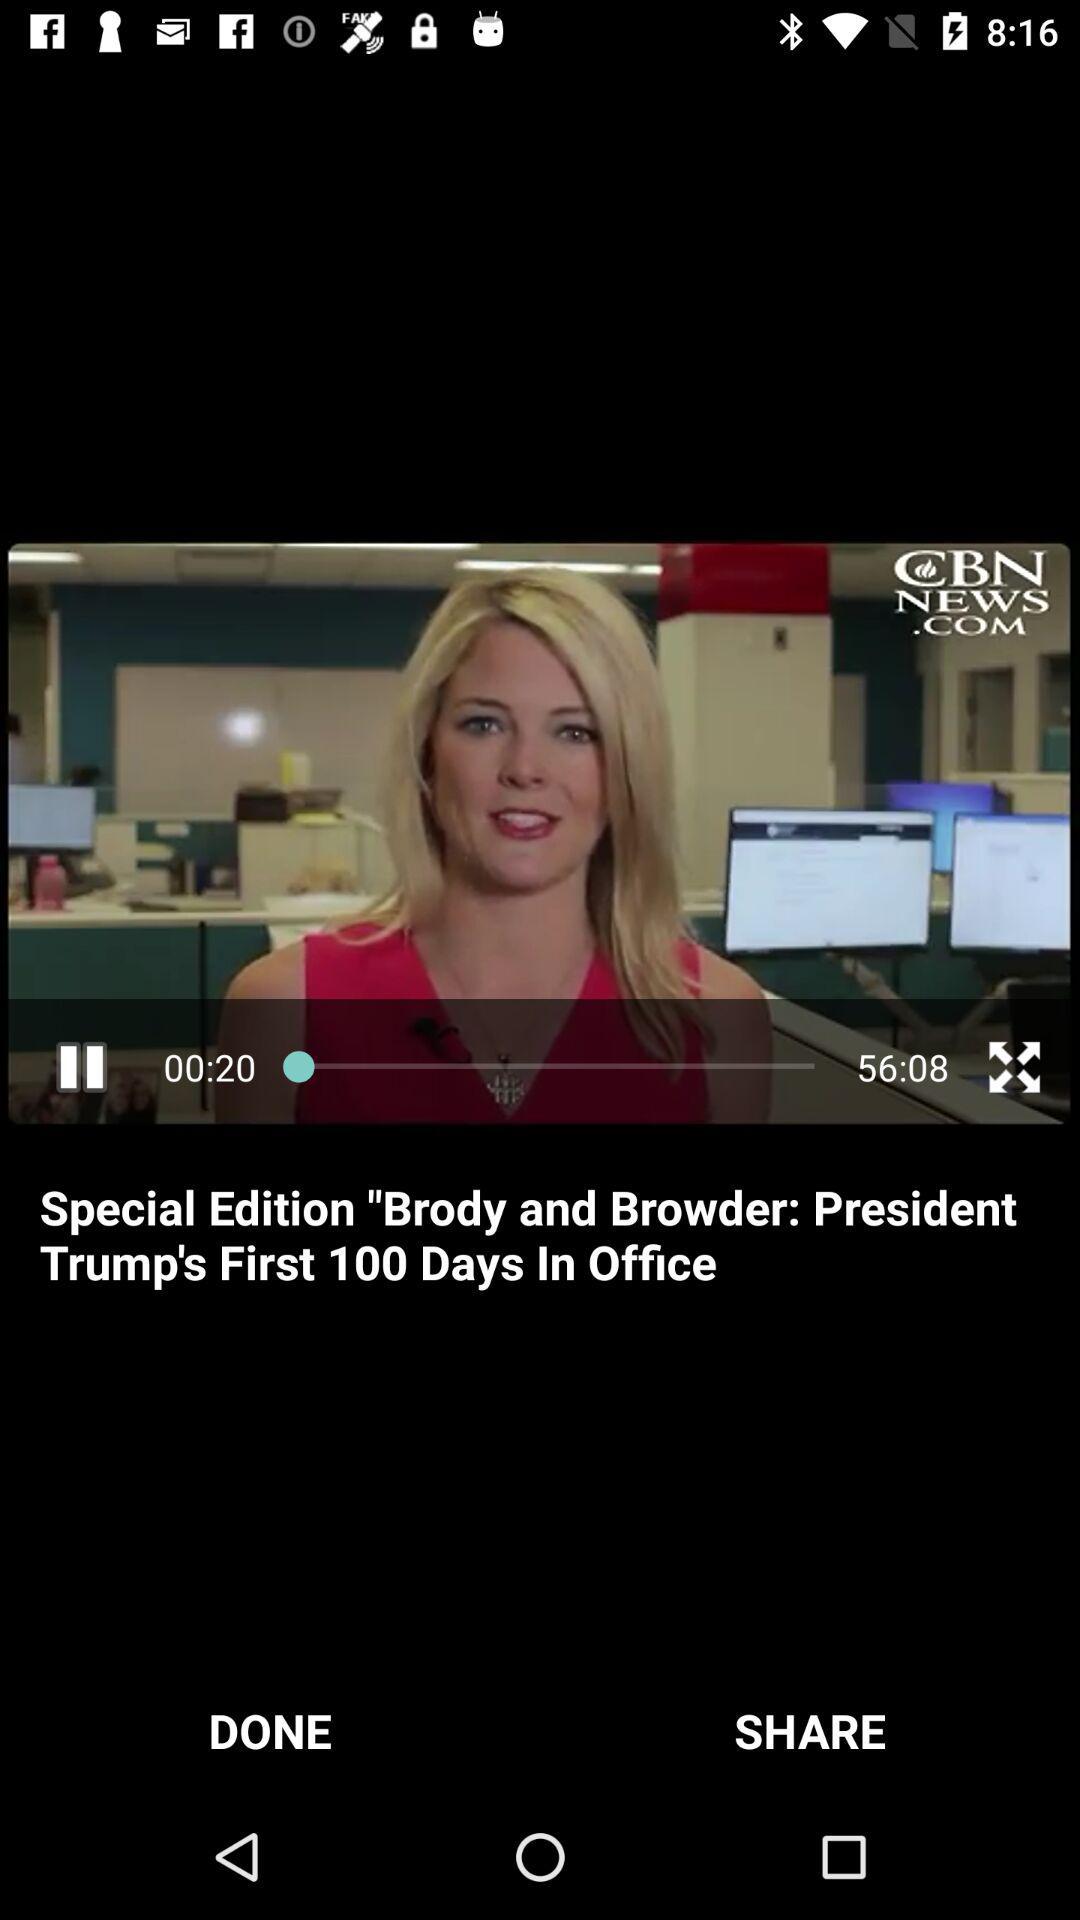 The height and width of the screenshot is (1920, 1080). I want to click on pause audio, so click(80, 1066).